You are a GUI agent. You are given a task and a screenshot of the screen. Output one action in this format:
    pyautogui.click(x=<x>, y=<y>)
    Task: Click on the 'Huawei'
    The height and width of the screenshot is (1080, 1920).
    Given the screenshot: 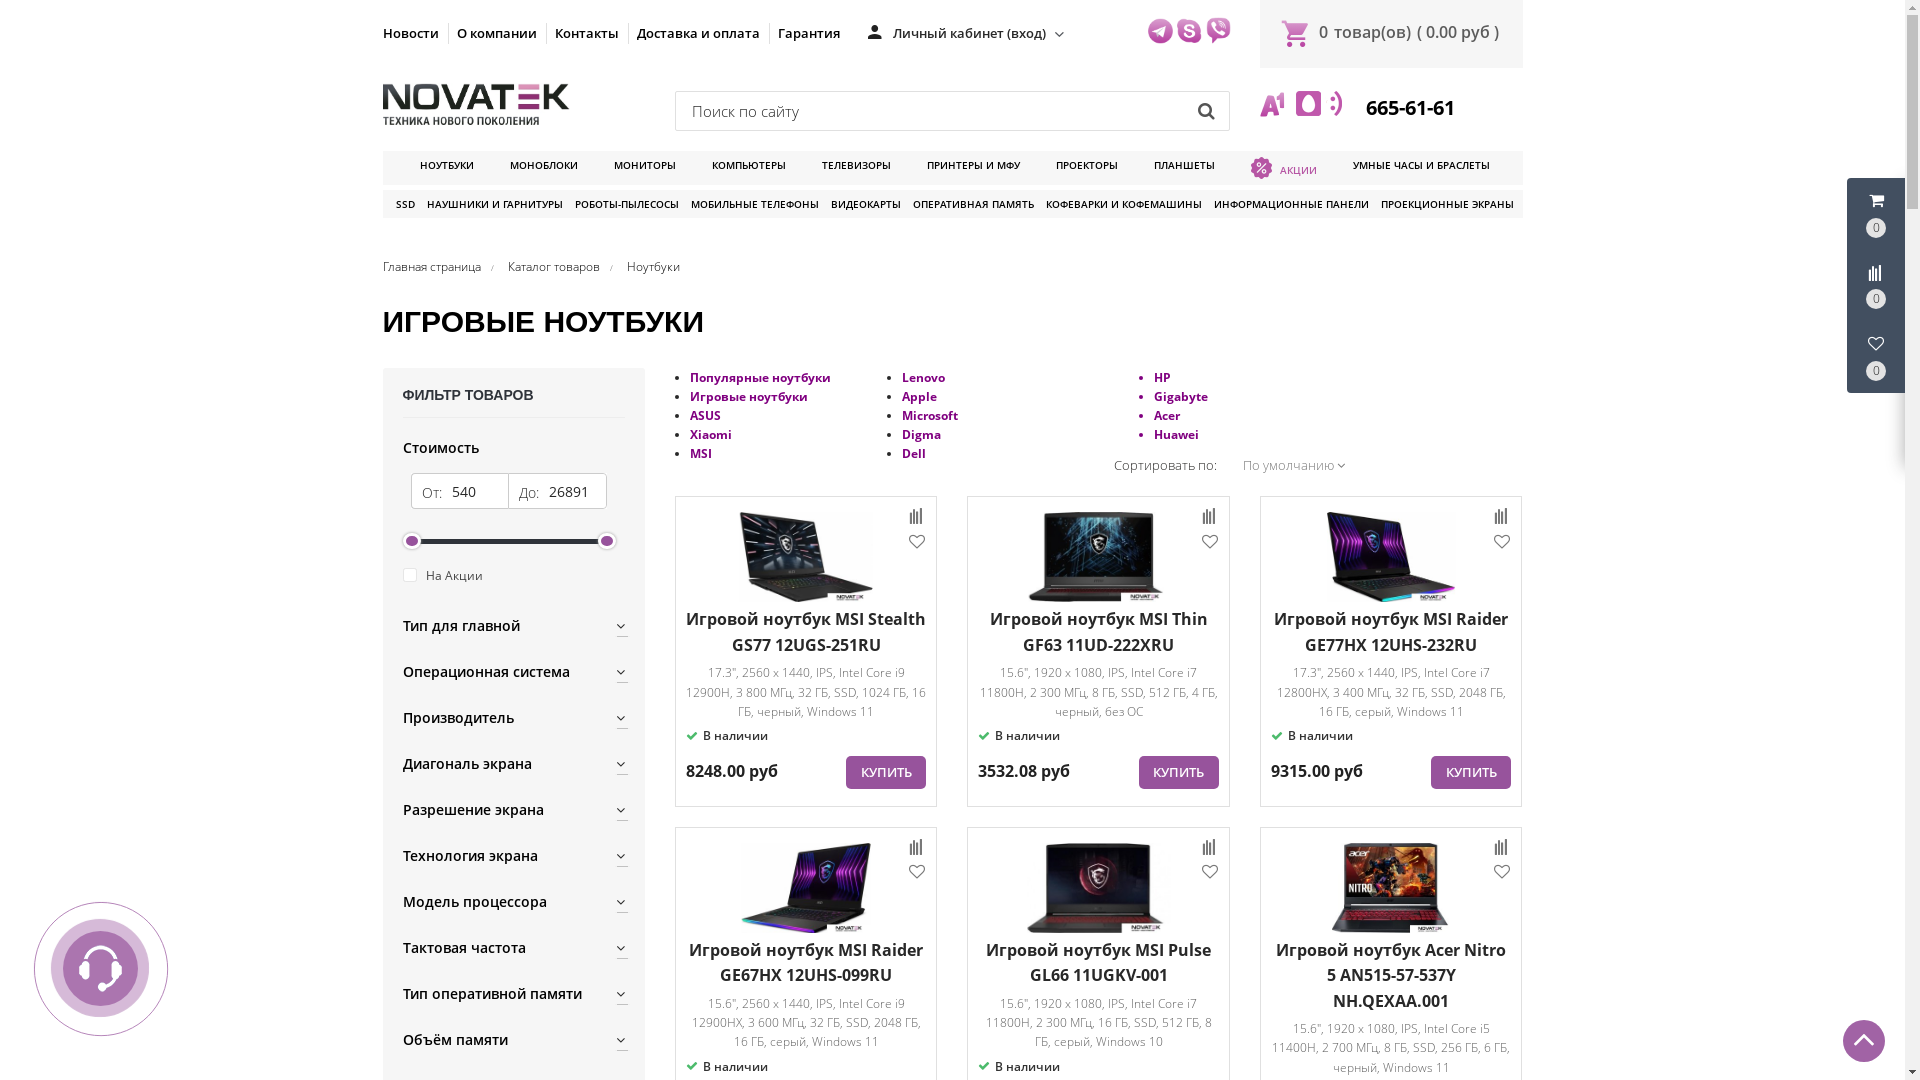 What is the action you would take?
    pyautogui.click(x=1176, y=433)
    